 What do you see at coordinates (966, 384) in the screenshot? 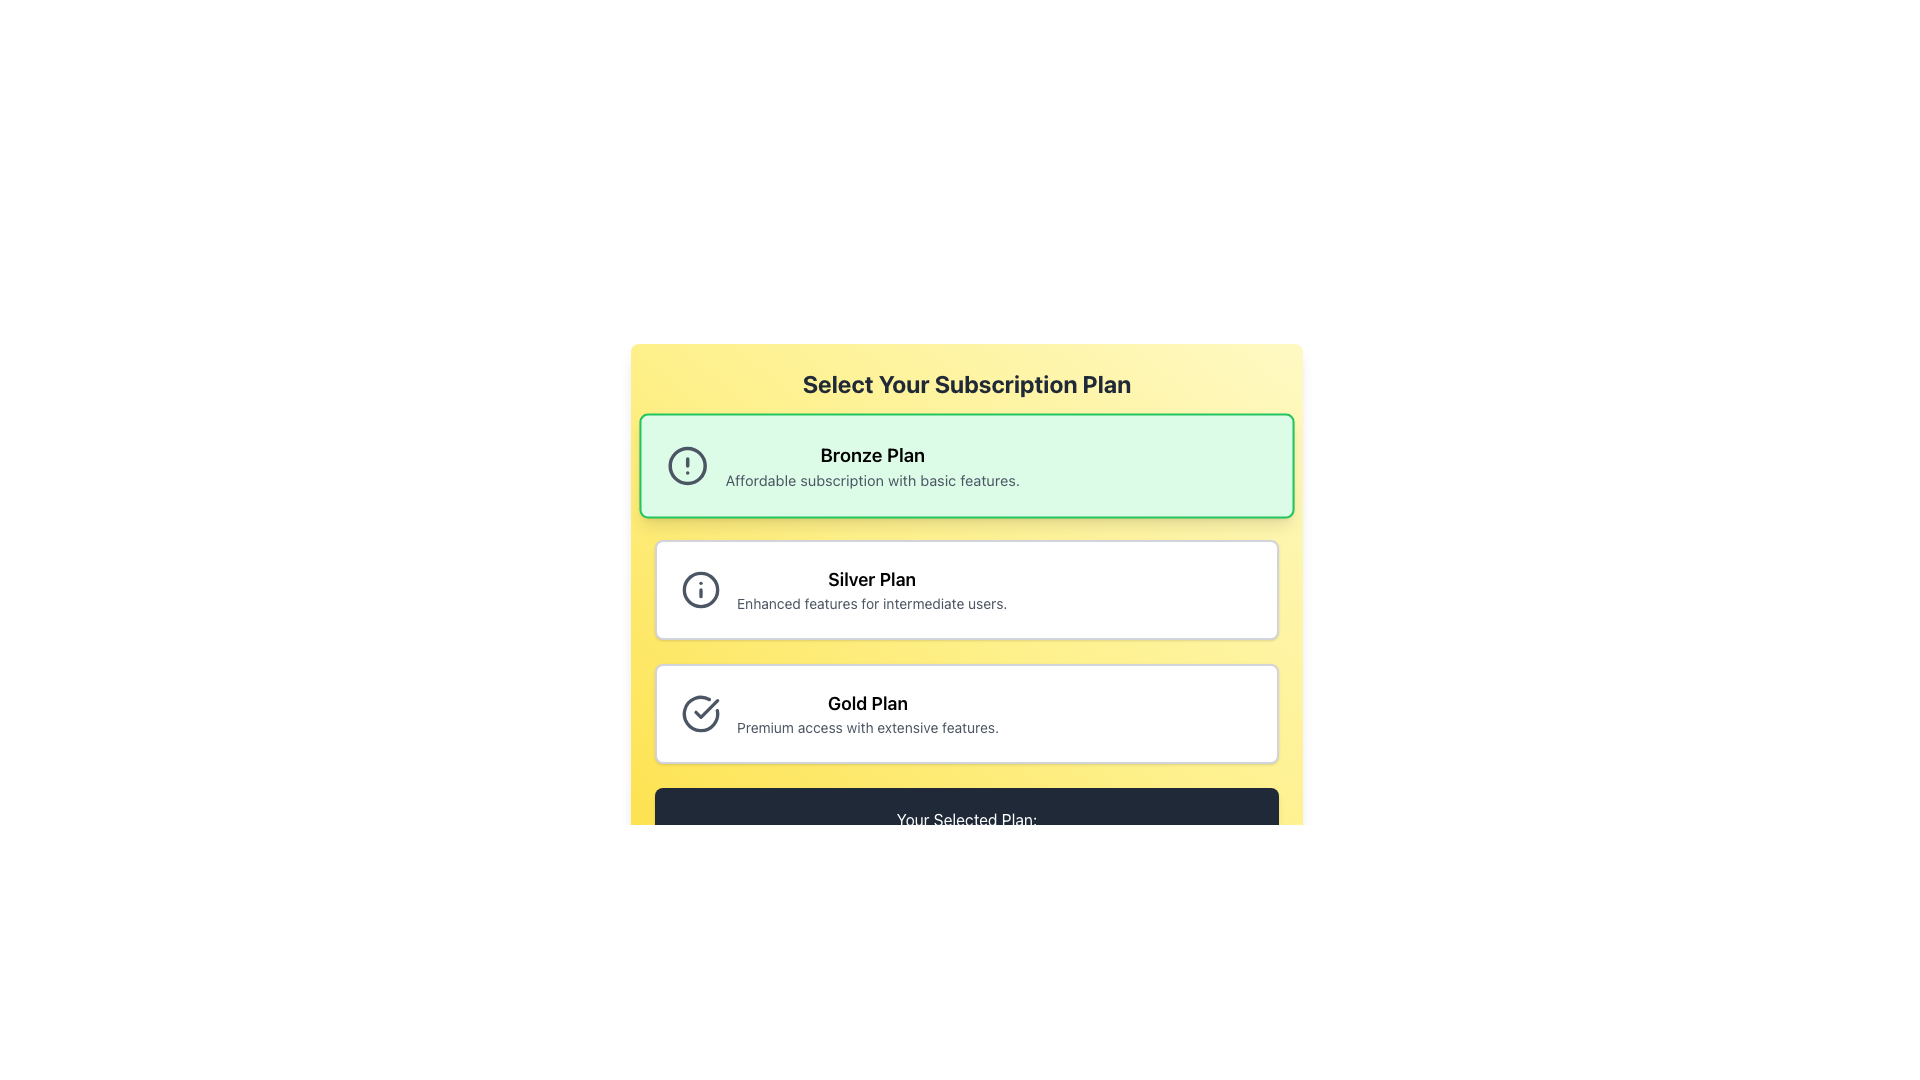
I see `text label that serves as the title for the subscription plan selection section, located at the top of the card-like interface` at bounding box center [966, 384].